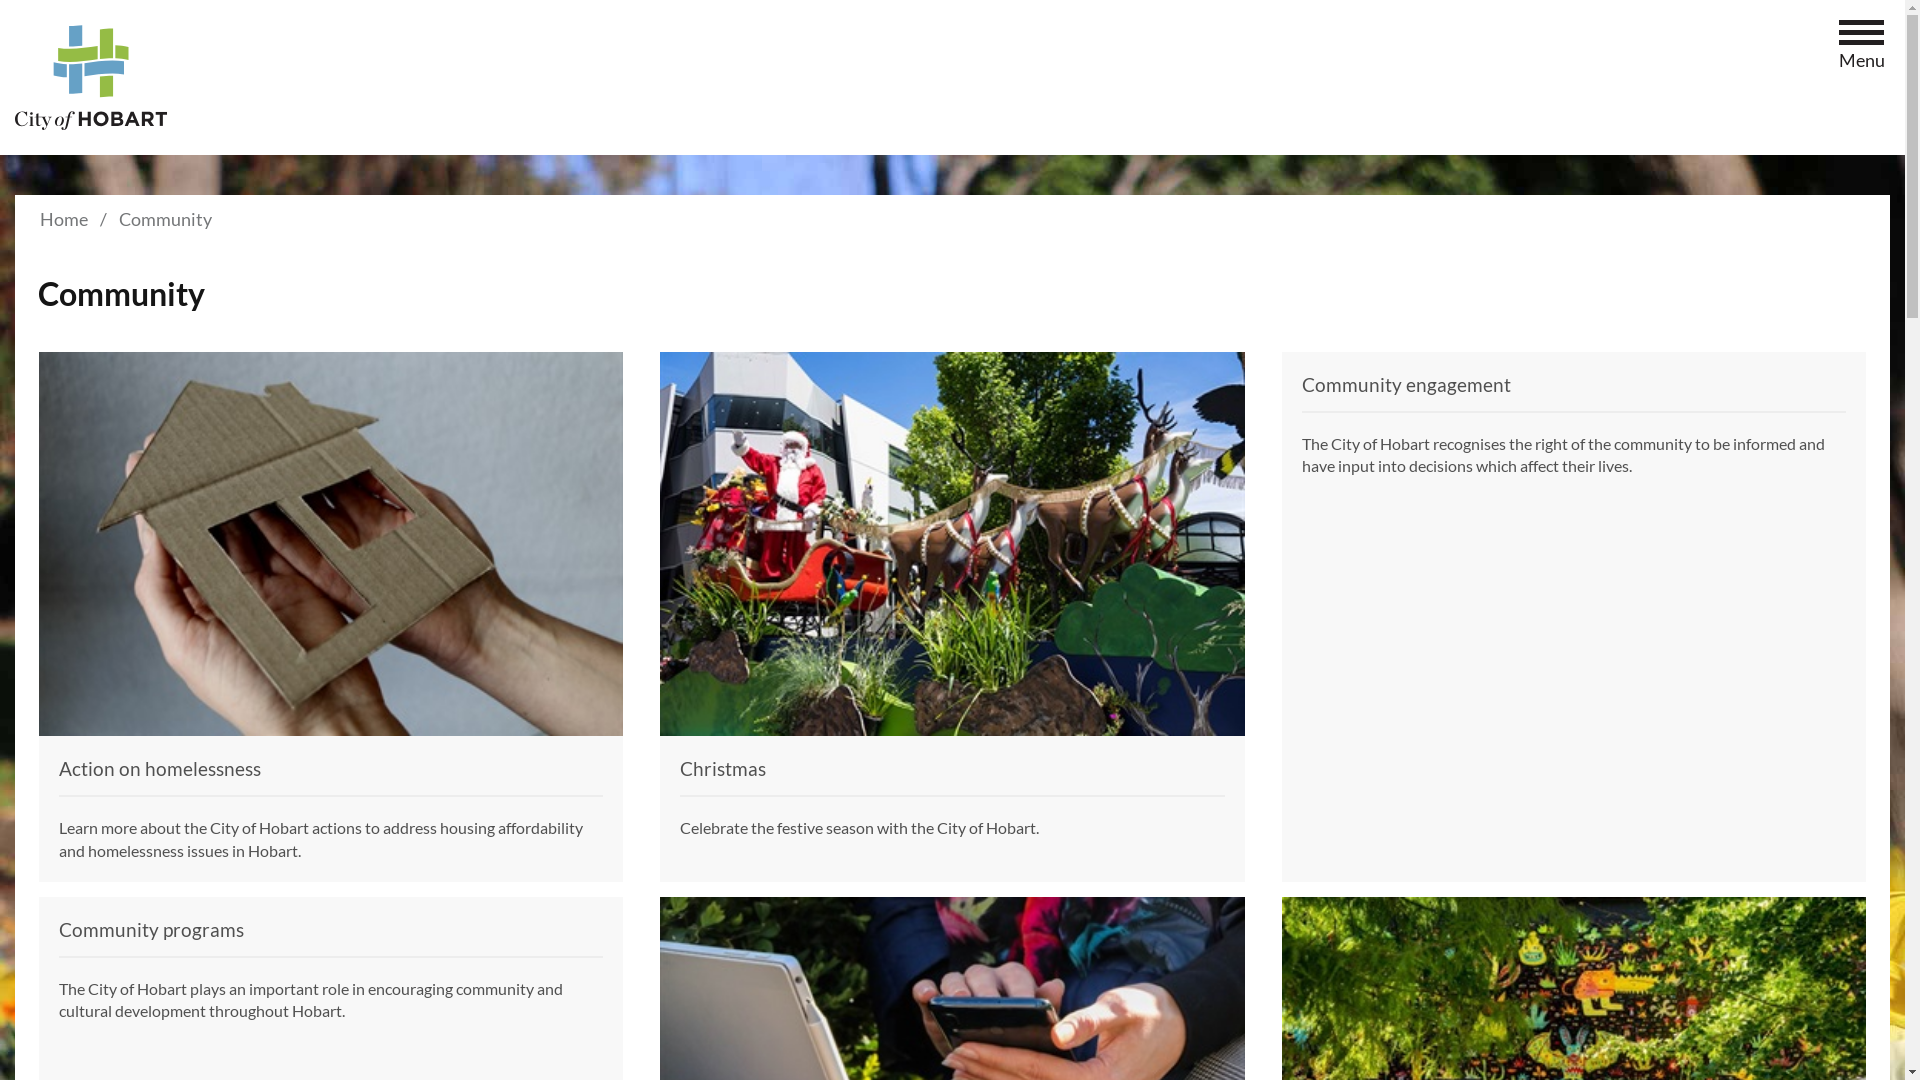 The height and width of the screenshot is (1080, 1920). Describe the element at coordinates (1861, 35) in the screenshot. I see `'Open` at that location.